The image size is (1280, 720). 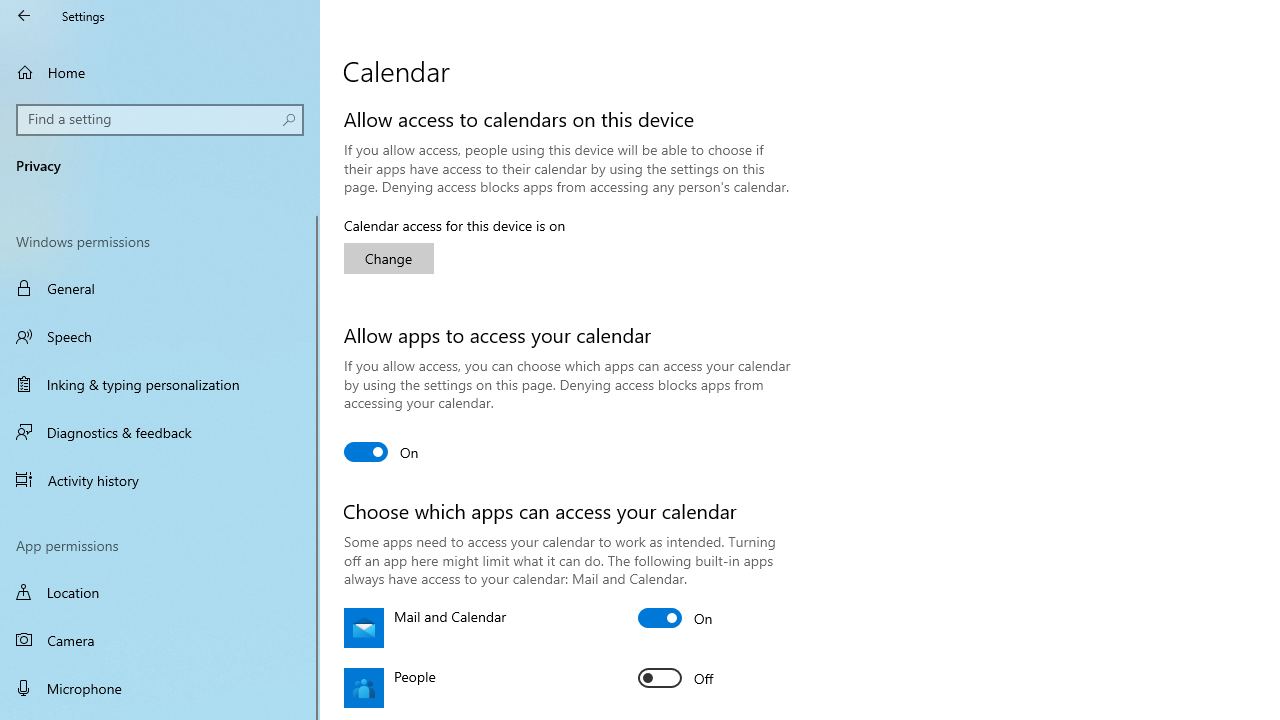 What do you see at coordinates (160, 71) in the screenshot?
I see `'Home'` at bounding box center [160, 71].